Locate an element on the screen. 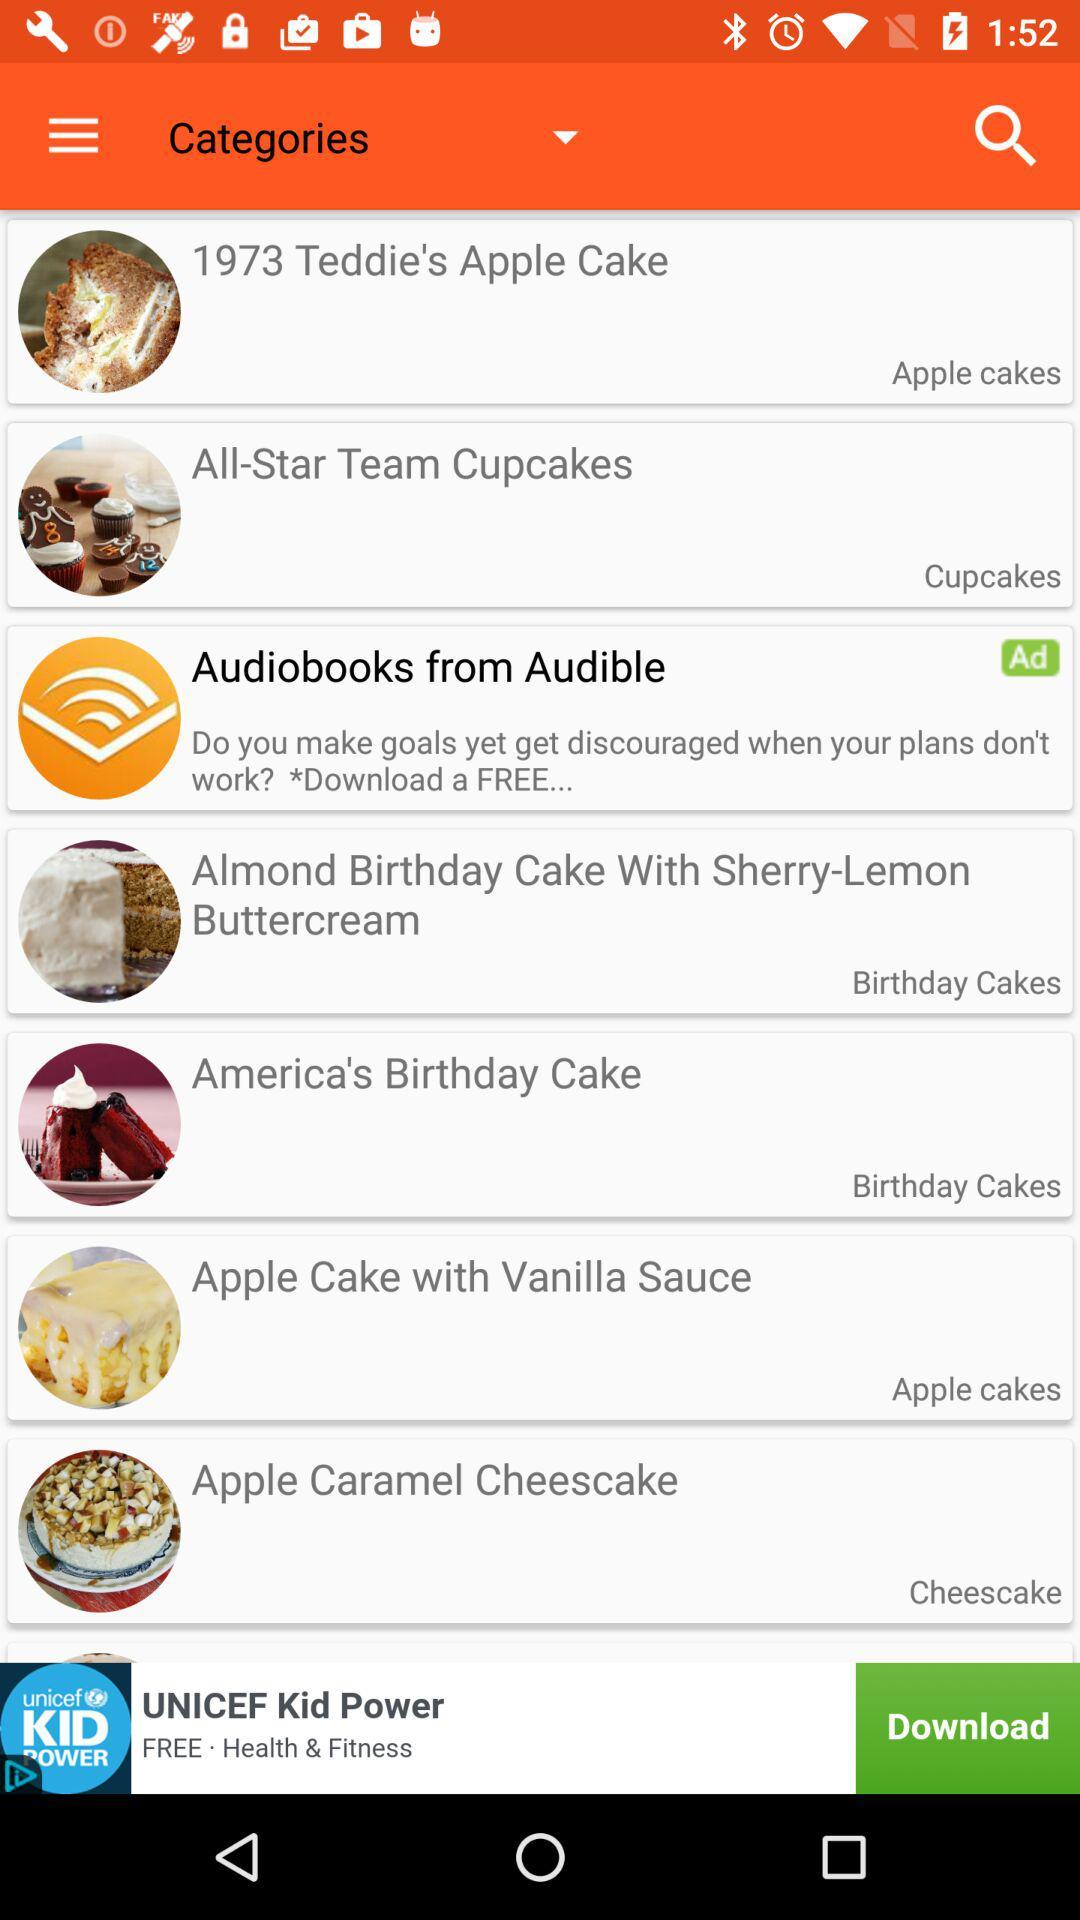 The width and height of the screenshot is (1080, 1920). the icon next to categories is located at coordinates (72, 135).